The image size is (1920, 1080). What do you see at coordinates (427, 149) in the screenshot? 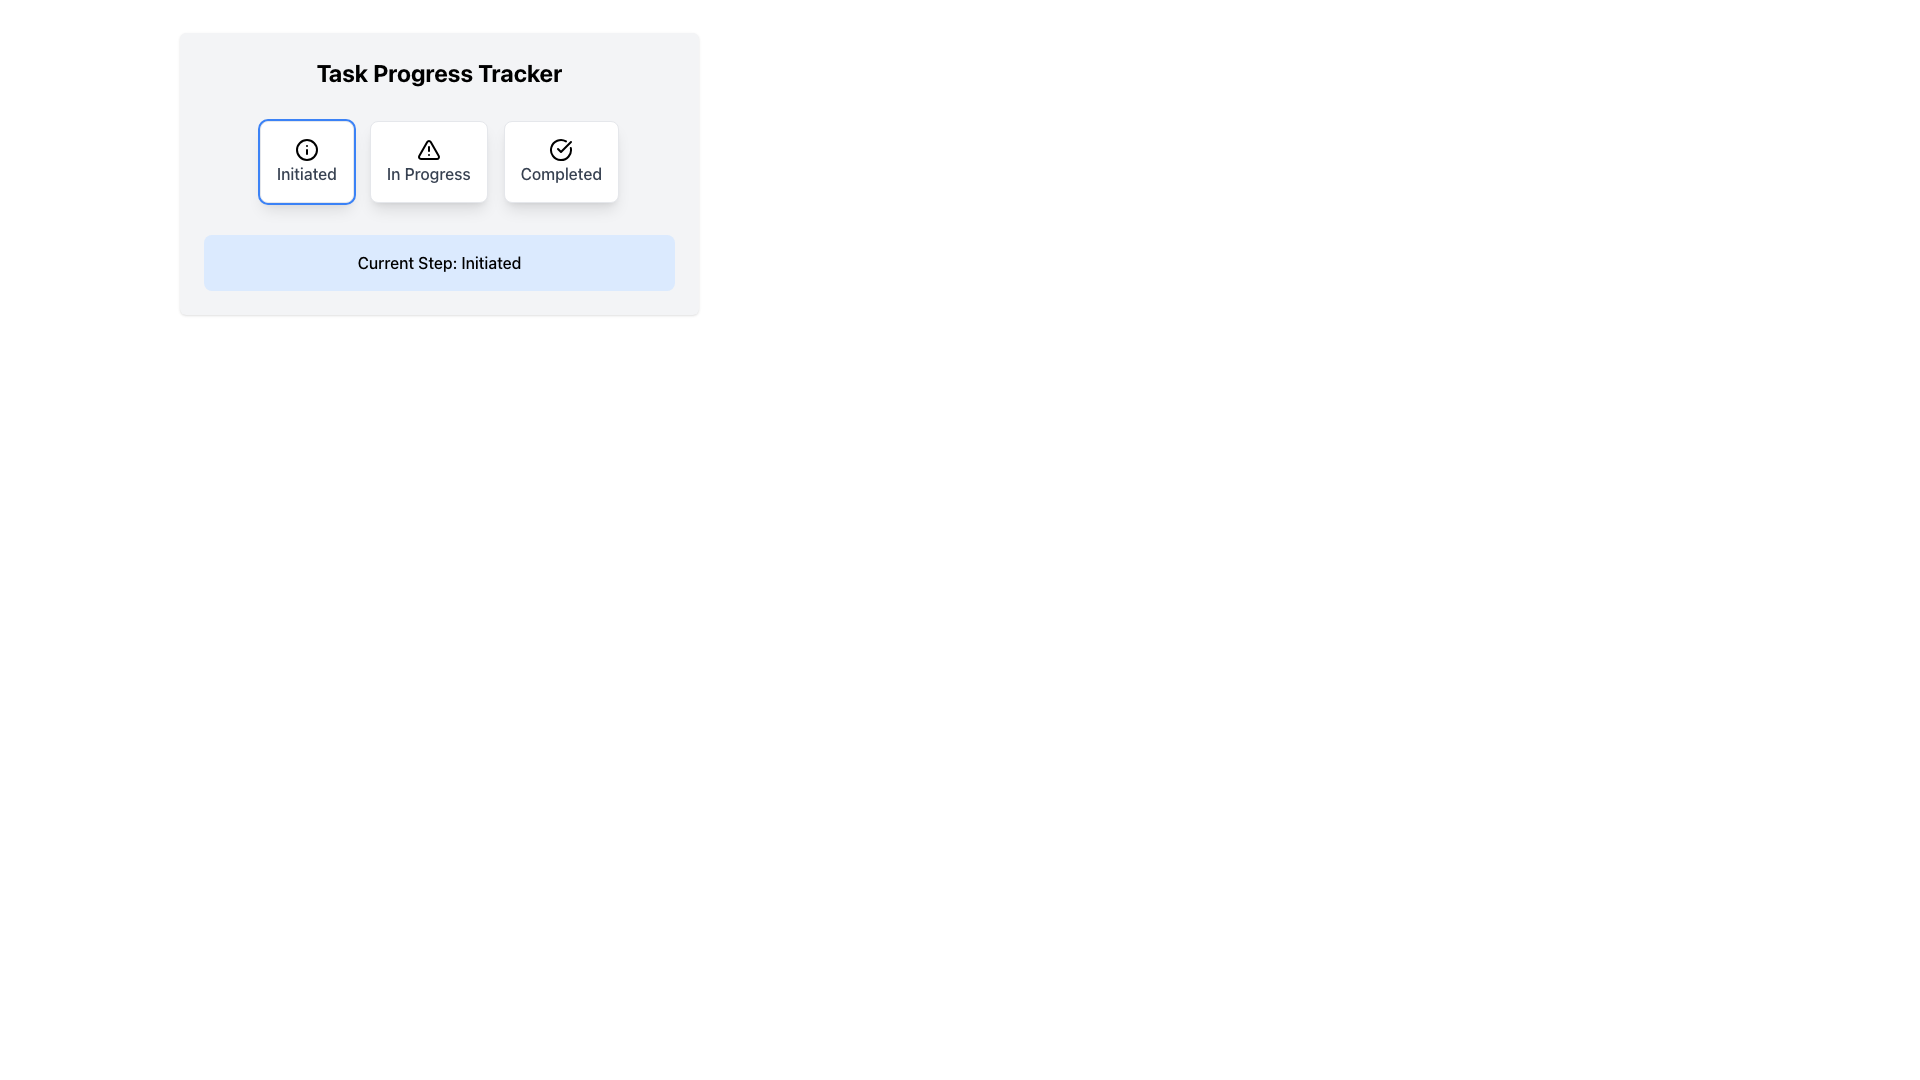
I see `the warning alert icon indicating 'In Progress' status, which is the middle element in a group of three status indicators` at bounding box center [427, 149].